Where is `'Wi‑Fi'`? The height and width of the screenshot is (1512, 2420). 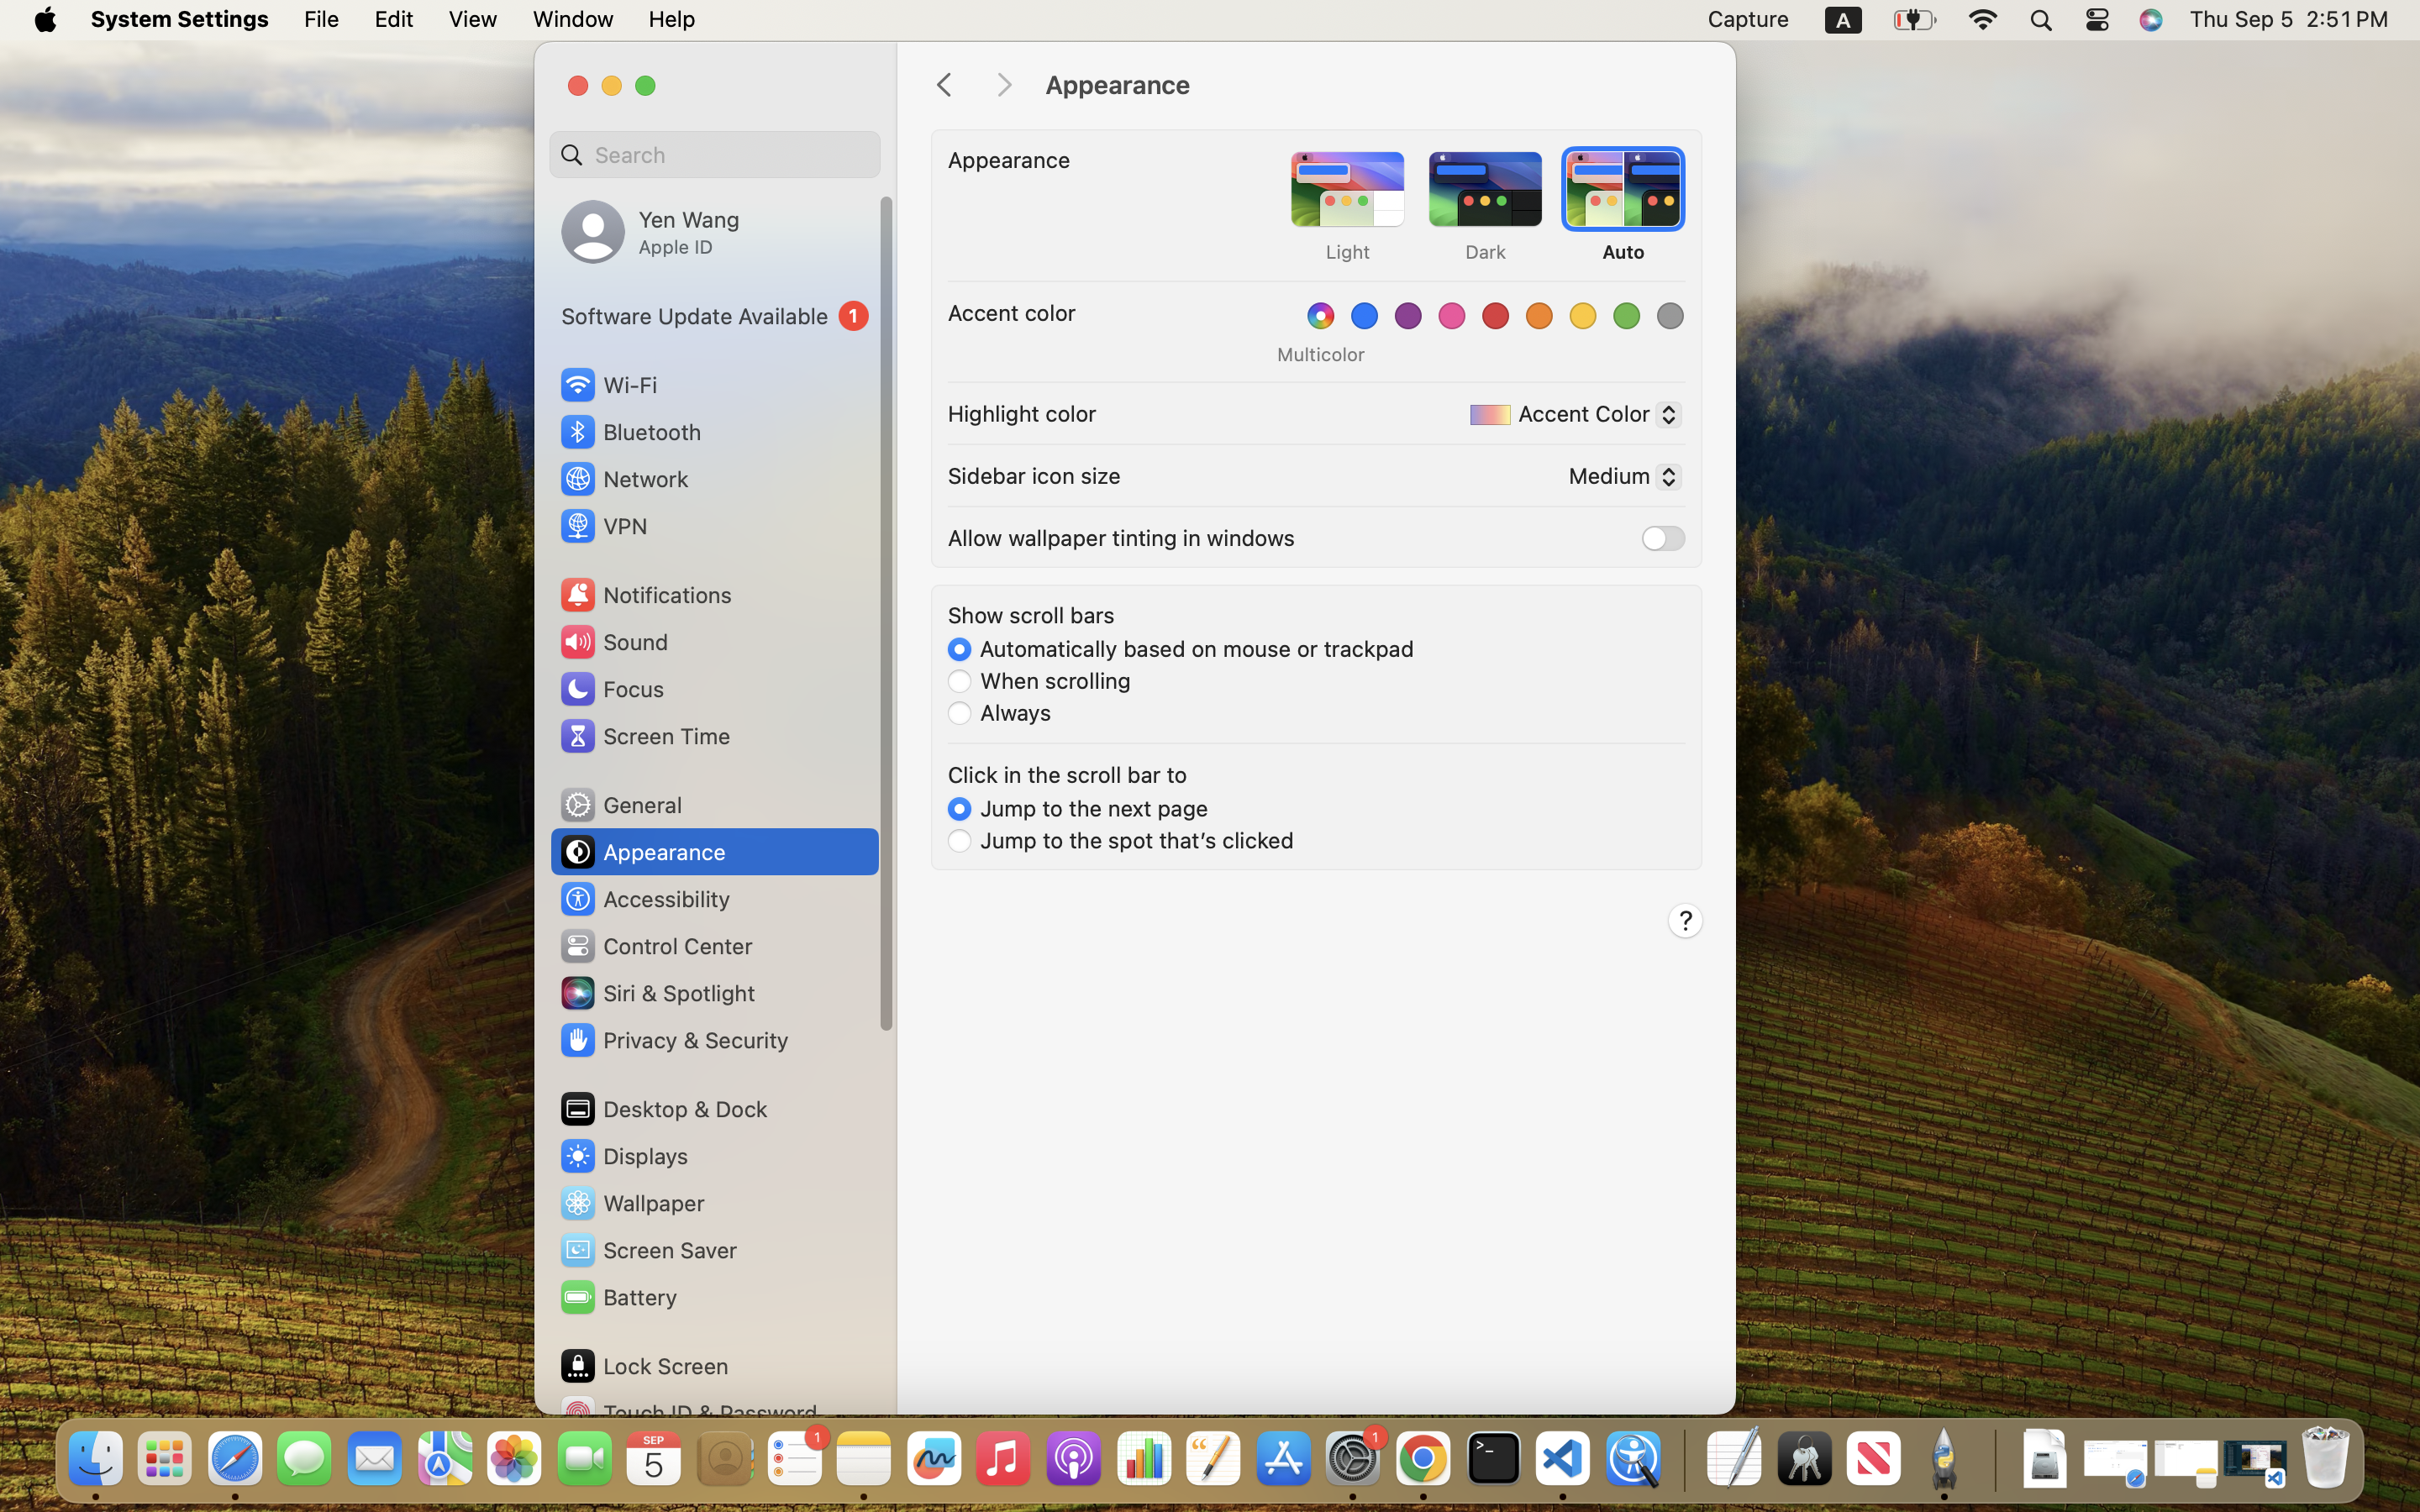
'Wi‑Fi' is located at coordinates (607, 383).